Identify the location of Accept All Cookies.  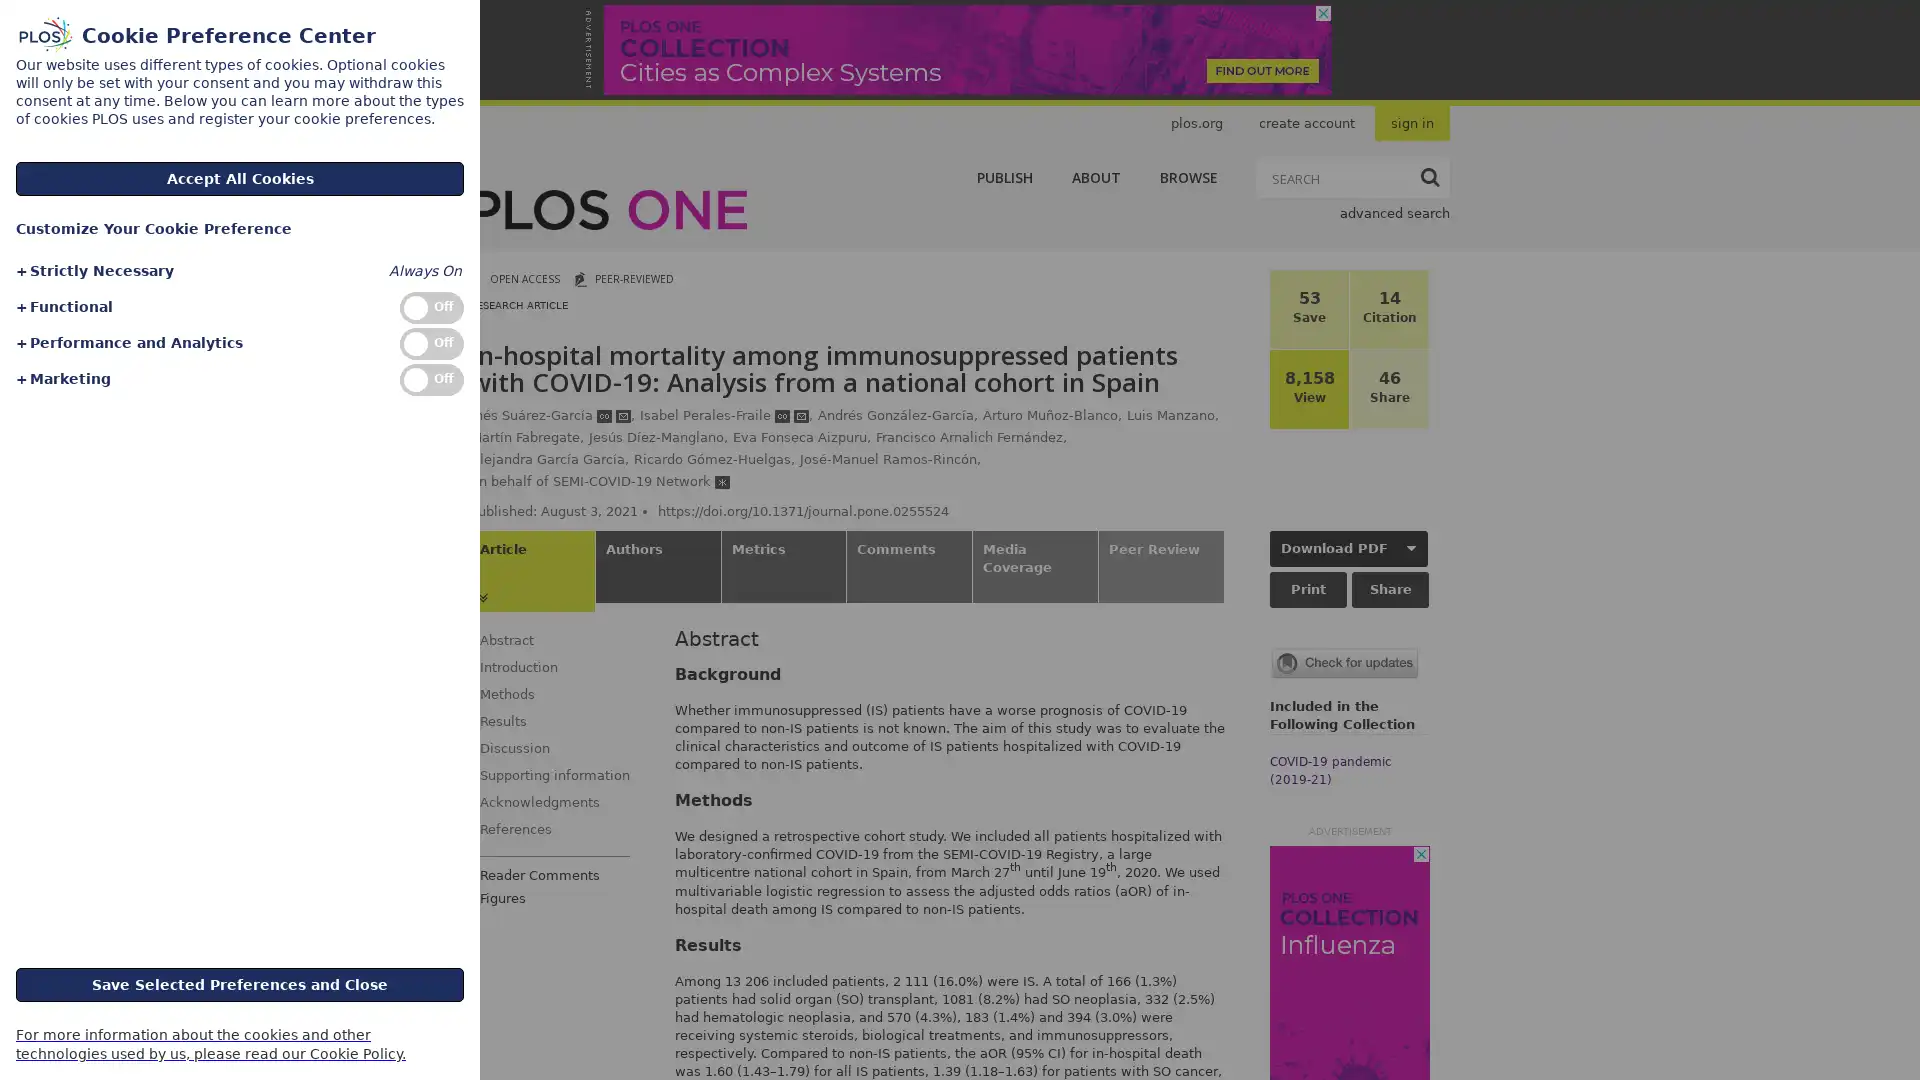
(240, 177).